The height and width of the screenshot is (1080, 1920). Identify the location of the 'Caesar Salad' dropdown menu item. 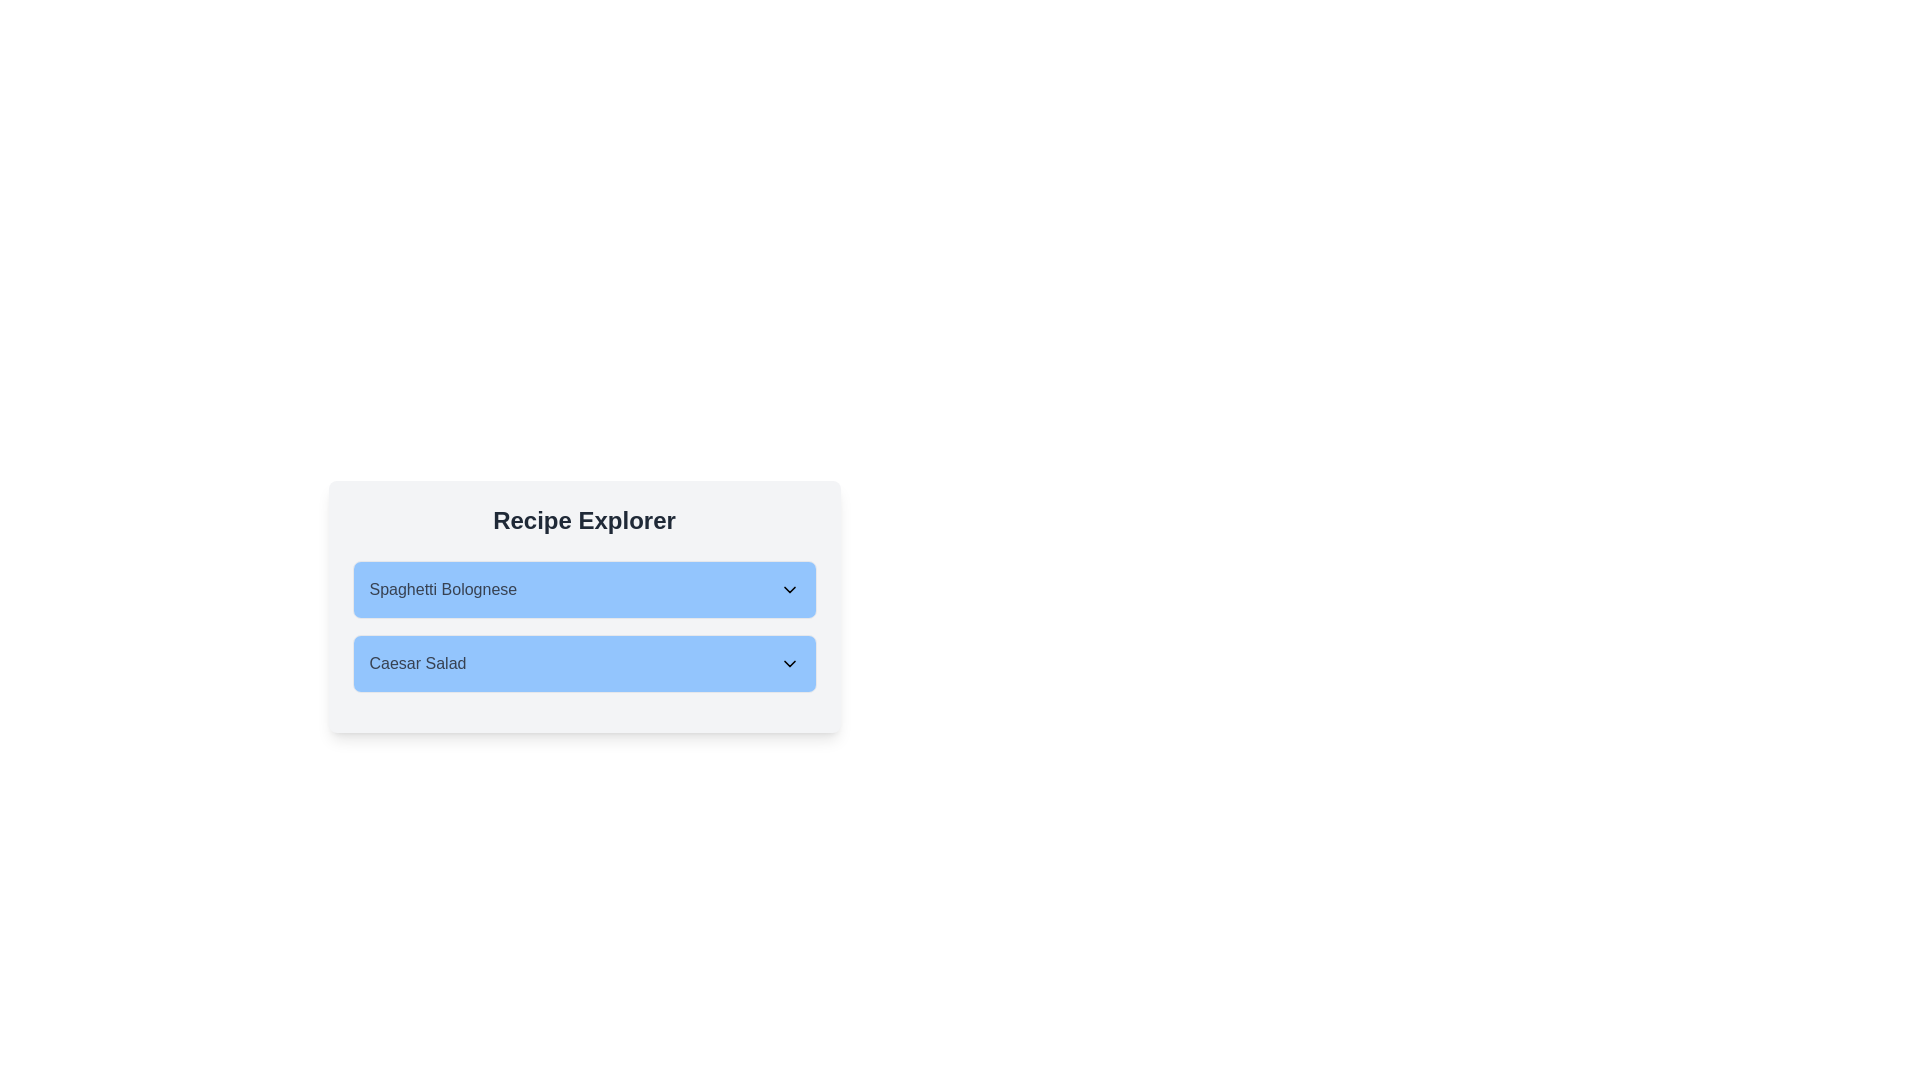
(583, 663).